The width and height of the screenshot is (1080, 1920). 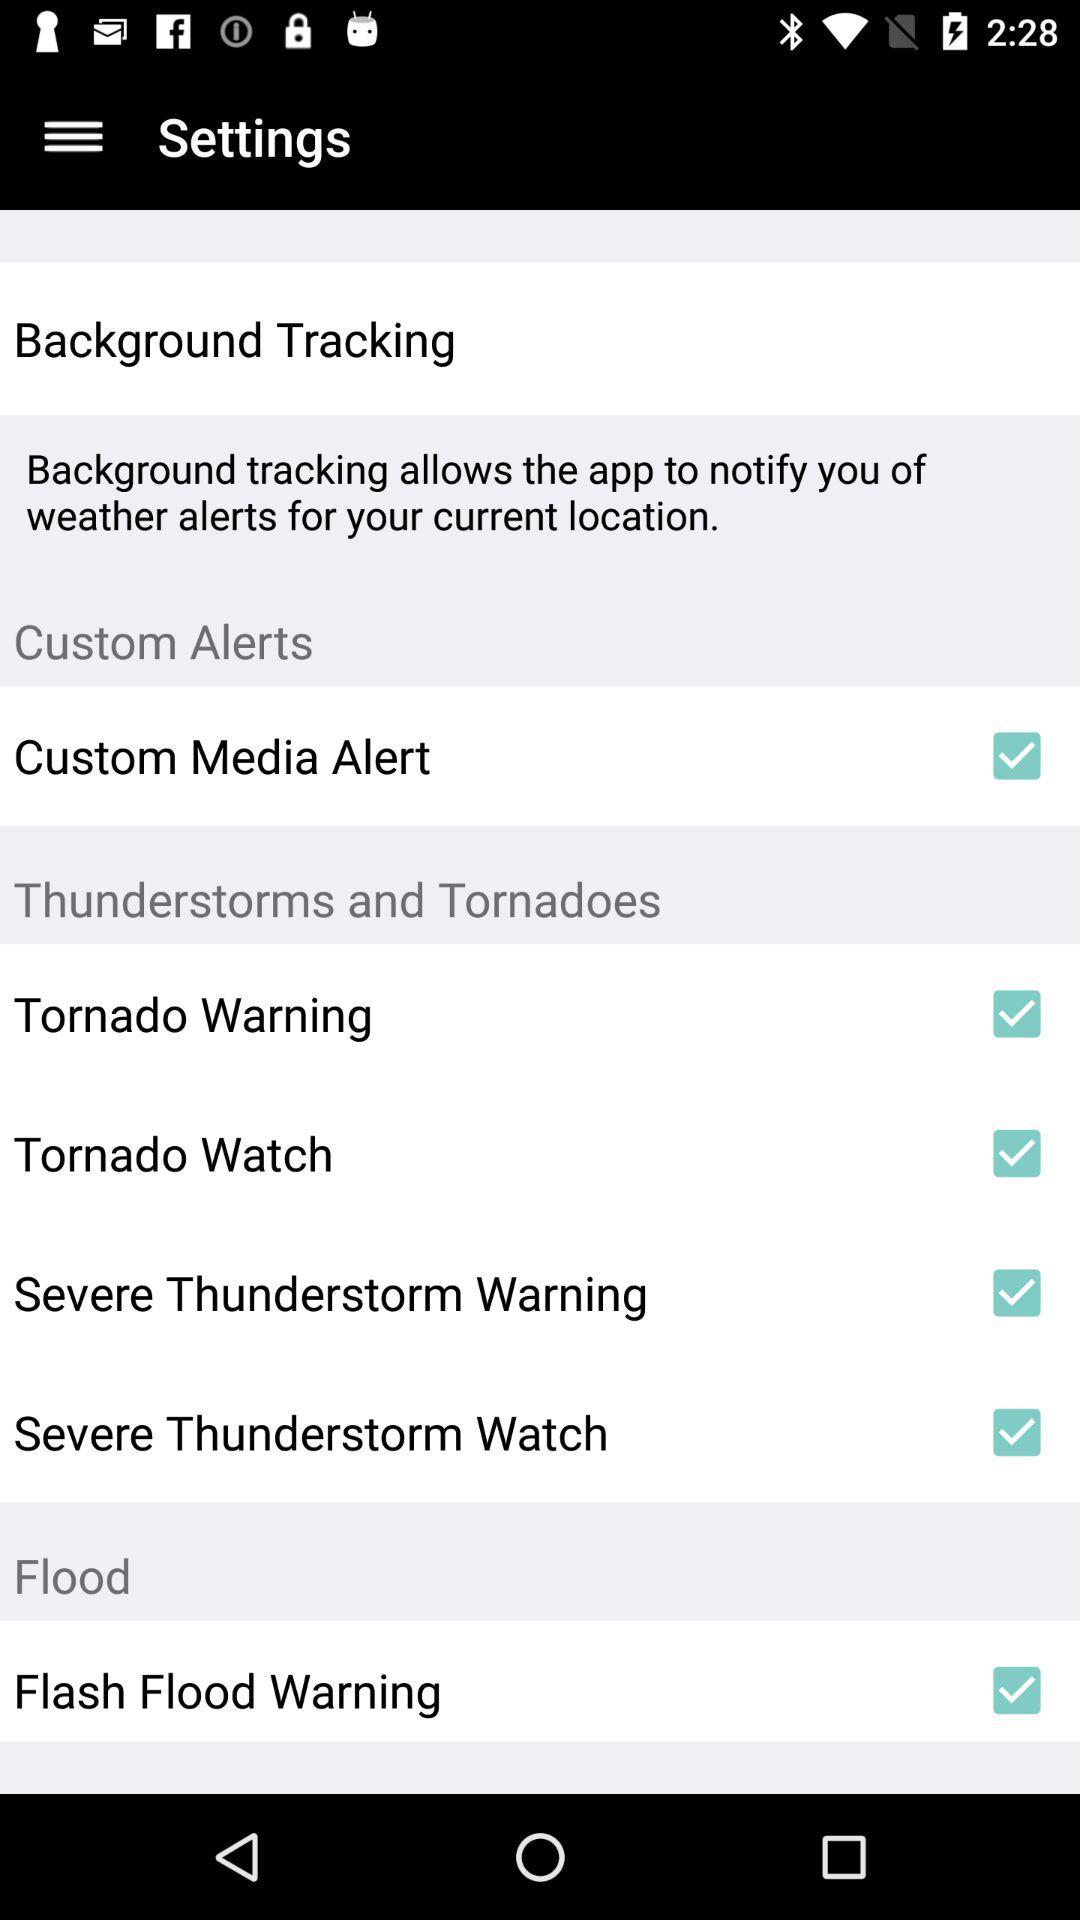 What do you see at coordinates (1017, 1689) in the screenshot?
I see `the checkbox on the bottom right corner of the web page` at bounding box center [1017, 1689].